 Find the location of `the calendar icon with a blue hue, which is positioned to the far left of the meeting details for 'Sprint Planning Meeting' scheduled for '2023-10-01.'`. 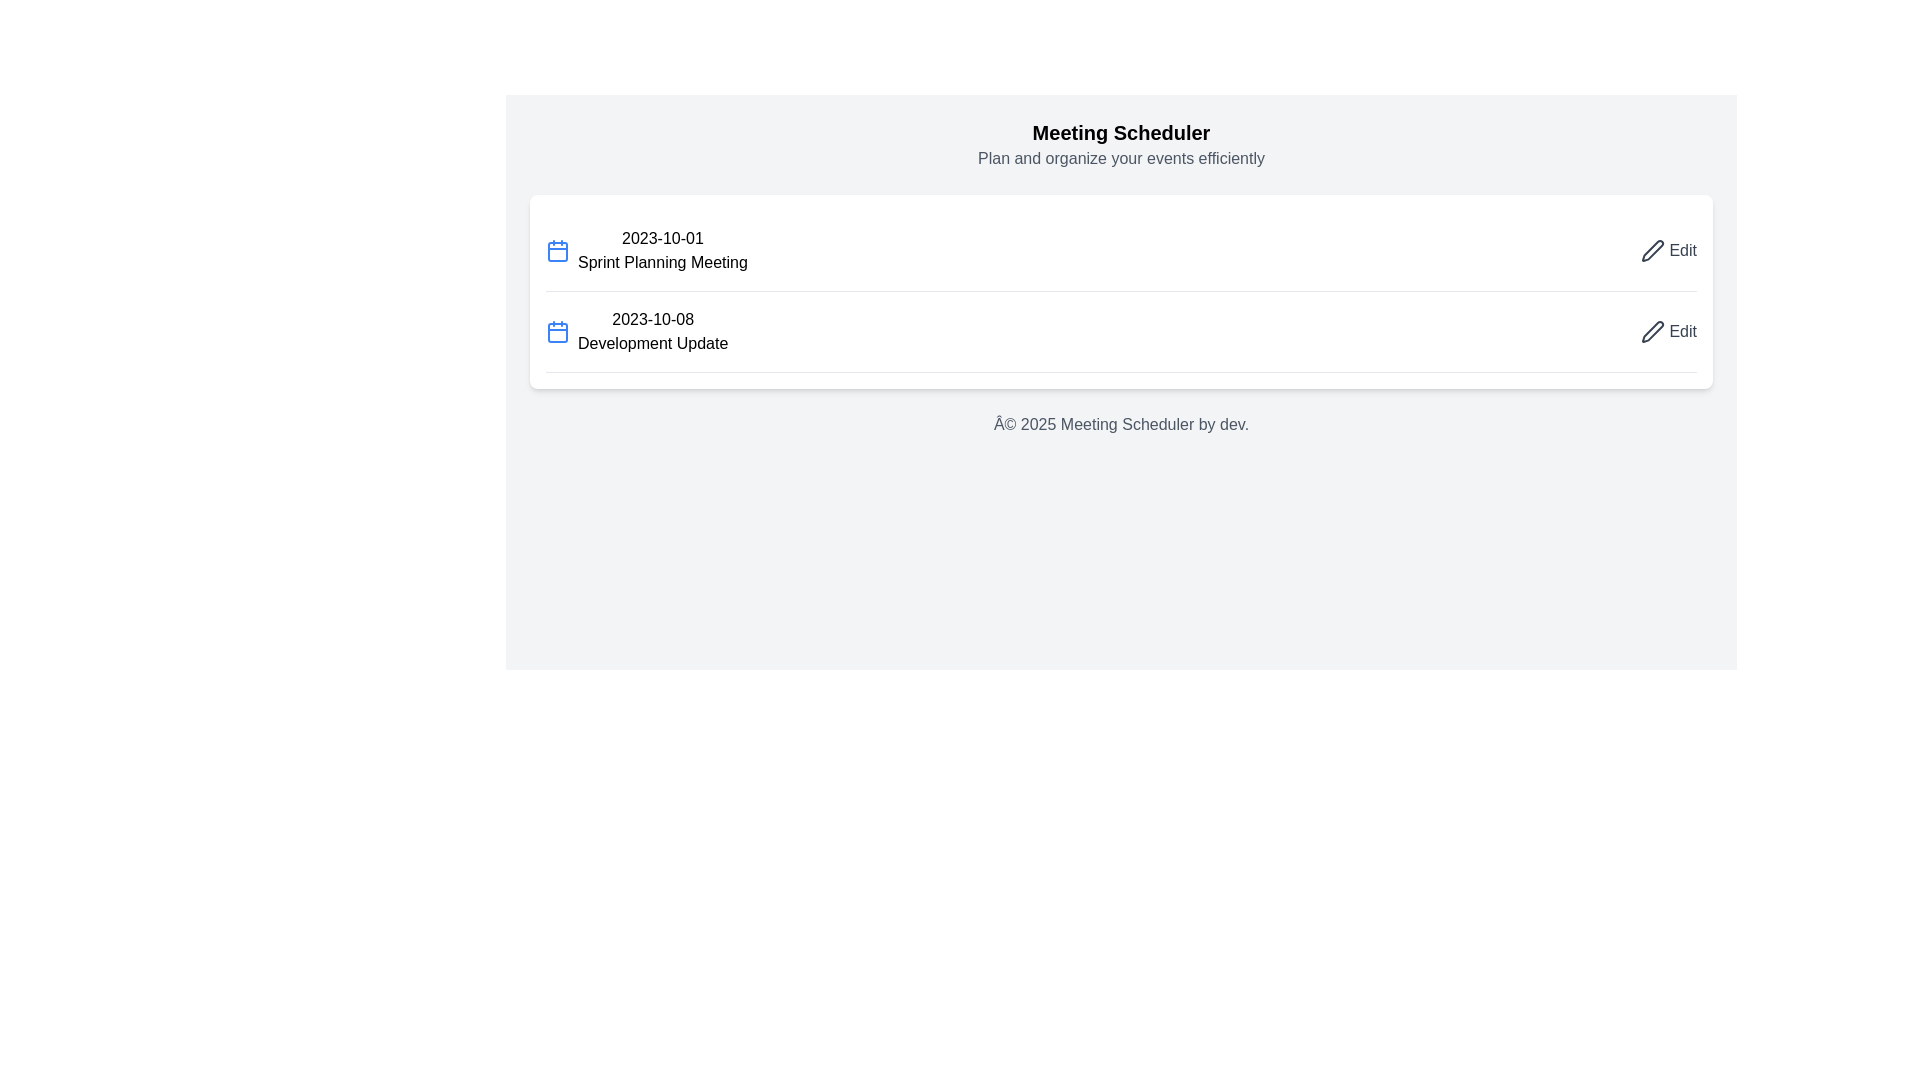

the calendar icon with a blue hue, which is positioned to the far left of the meeting details for 'Sprint Planning Meeting' scheduled for '2023-10-01.' is located at coordinates (557, 249).